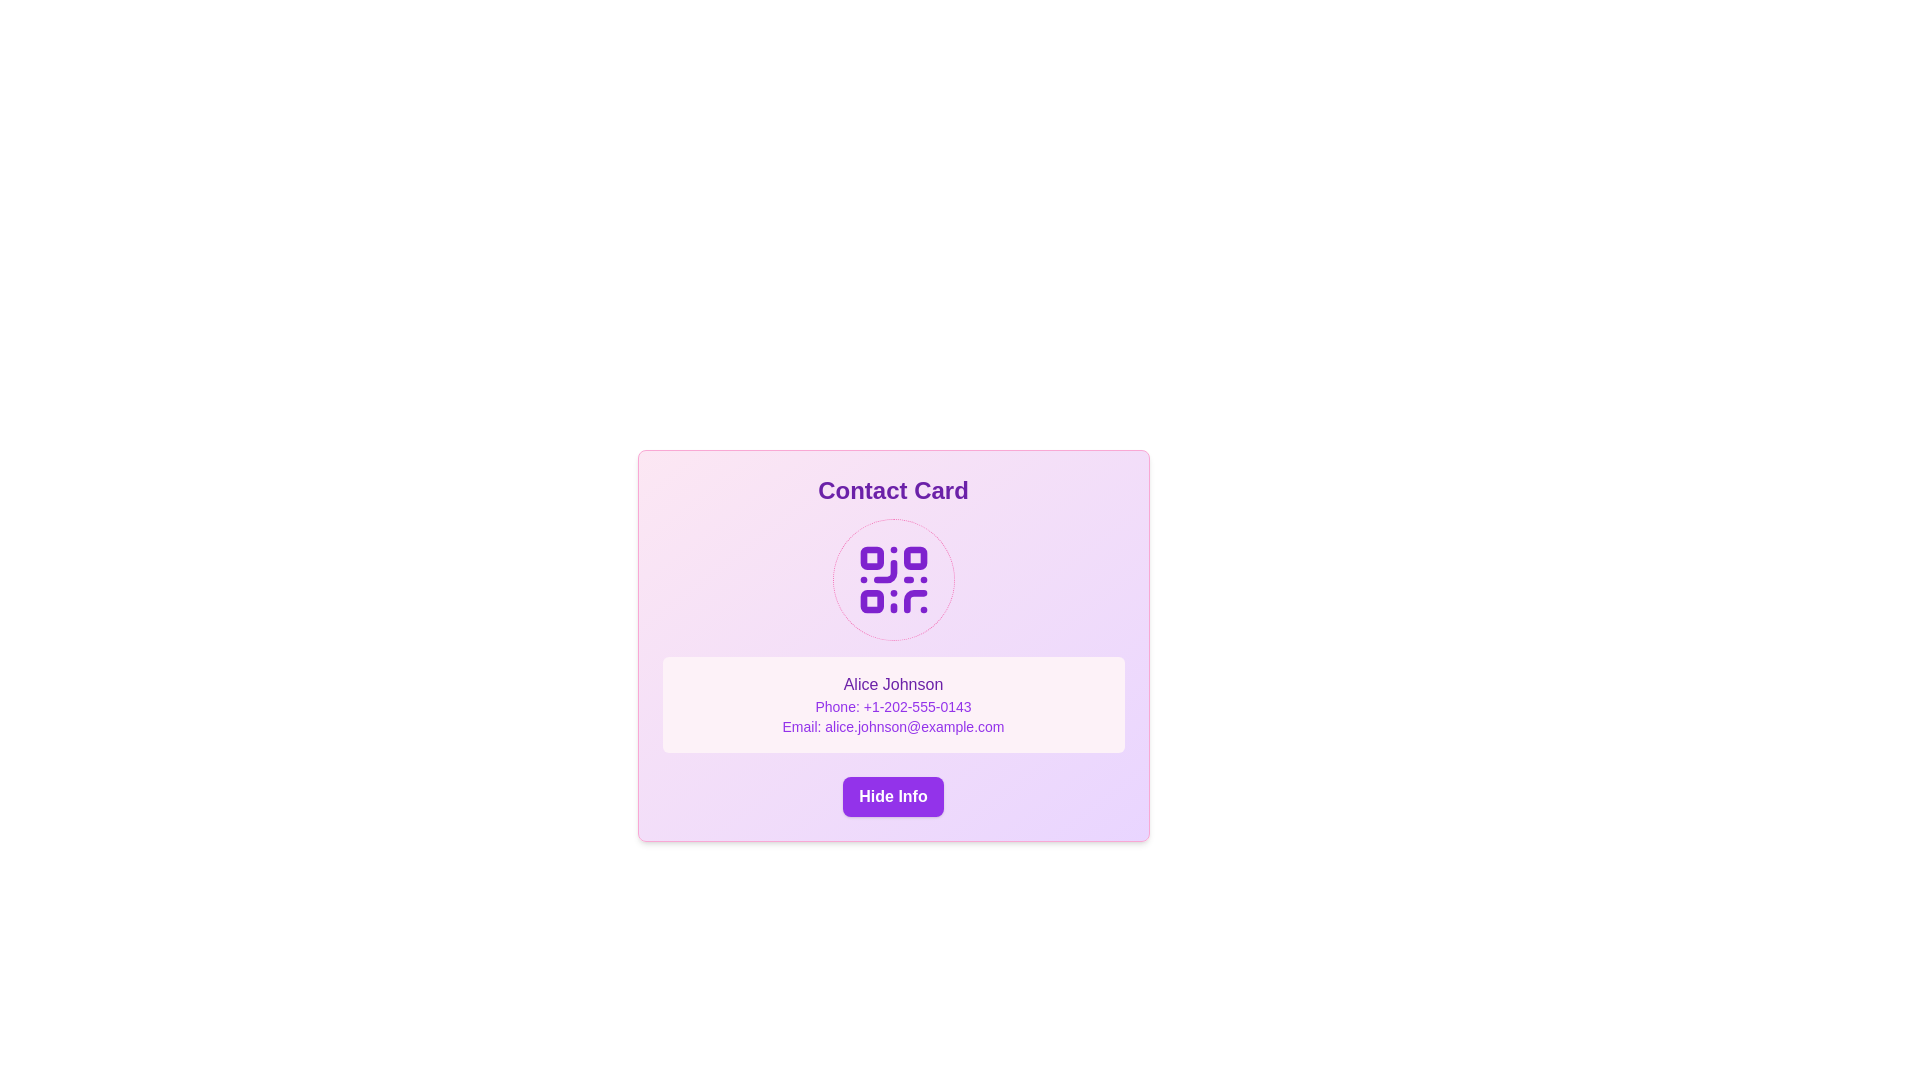 The width and height of the screenshot is (1920, 1080). I want to click on the second square within the QR code graphic, which is part of the icon design located in the upper-right corner of the purple-themed contact card interface, so click(914, 558).